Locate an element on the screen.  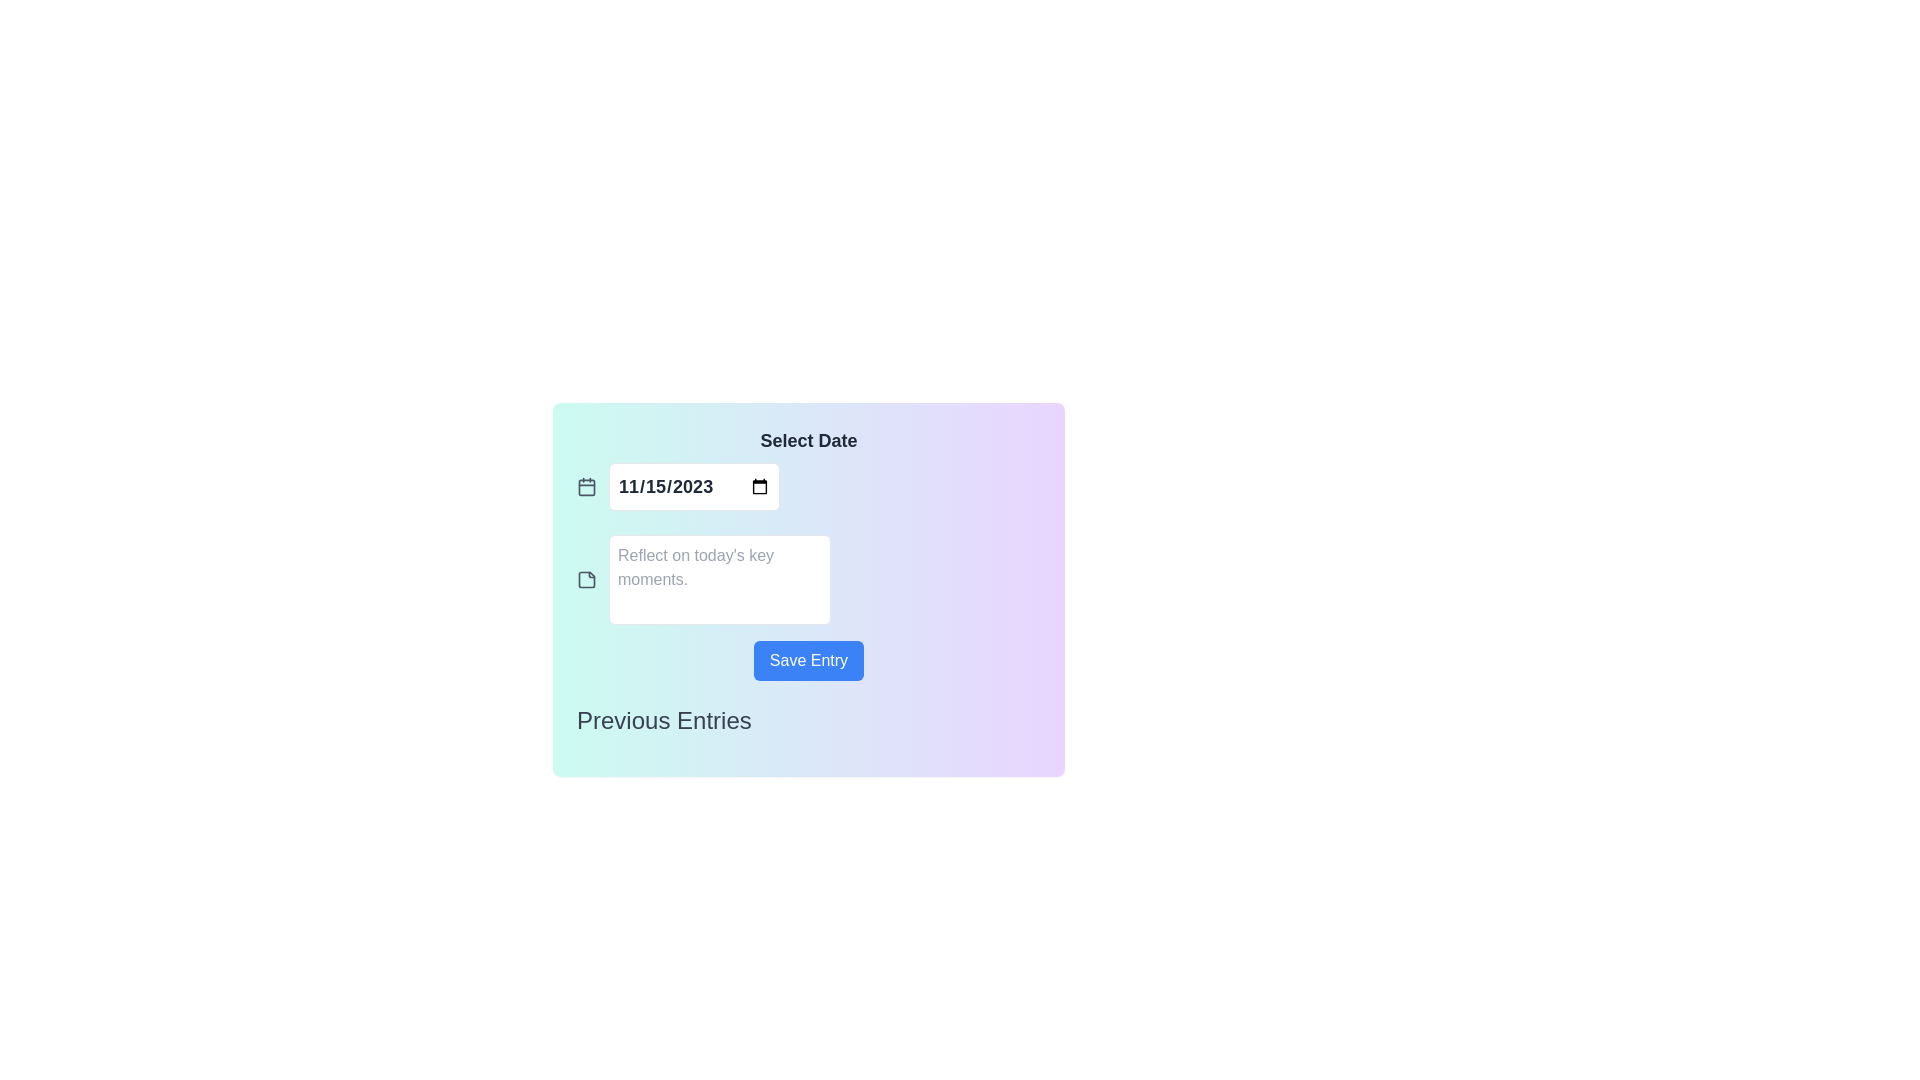
the Text Label that instructs users for the date selection input field located directly below it is located at coordinates (809, 439).